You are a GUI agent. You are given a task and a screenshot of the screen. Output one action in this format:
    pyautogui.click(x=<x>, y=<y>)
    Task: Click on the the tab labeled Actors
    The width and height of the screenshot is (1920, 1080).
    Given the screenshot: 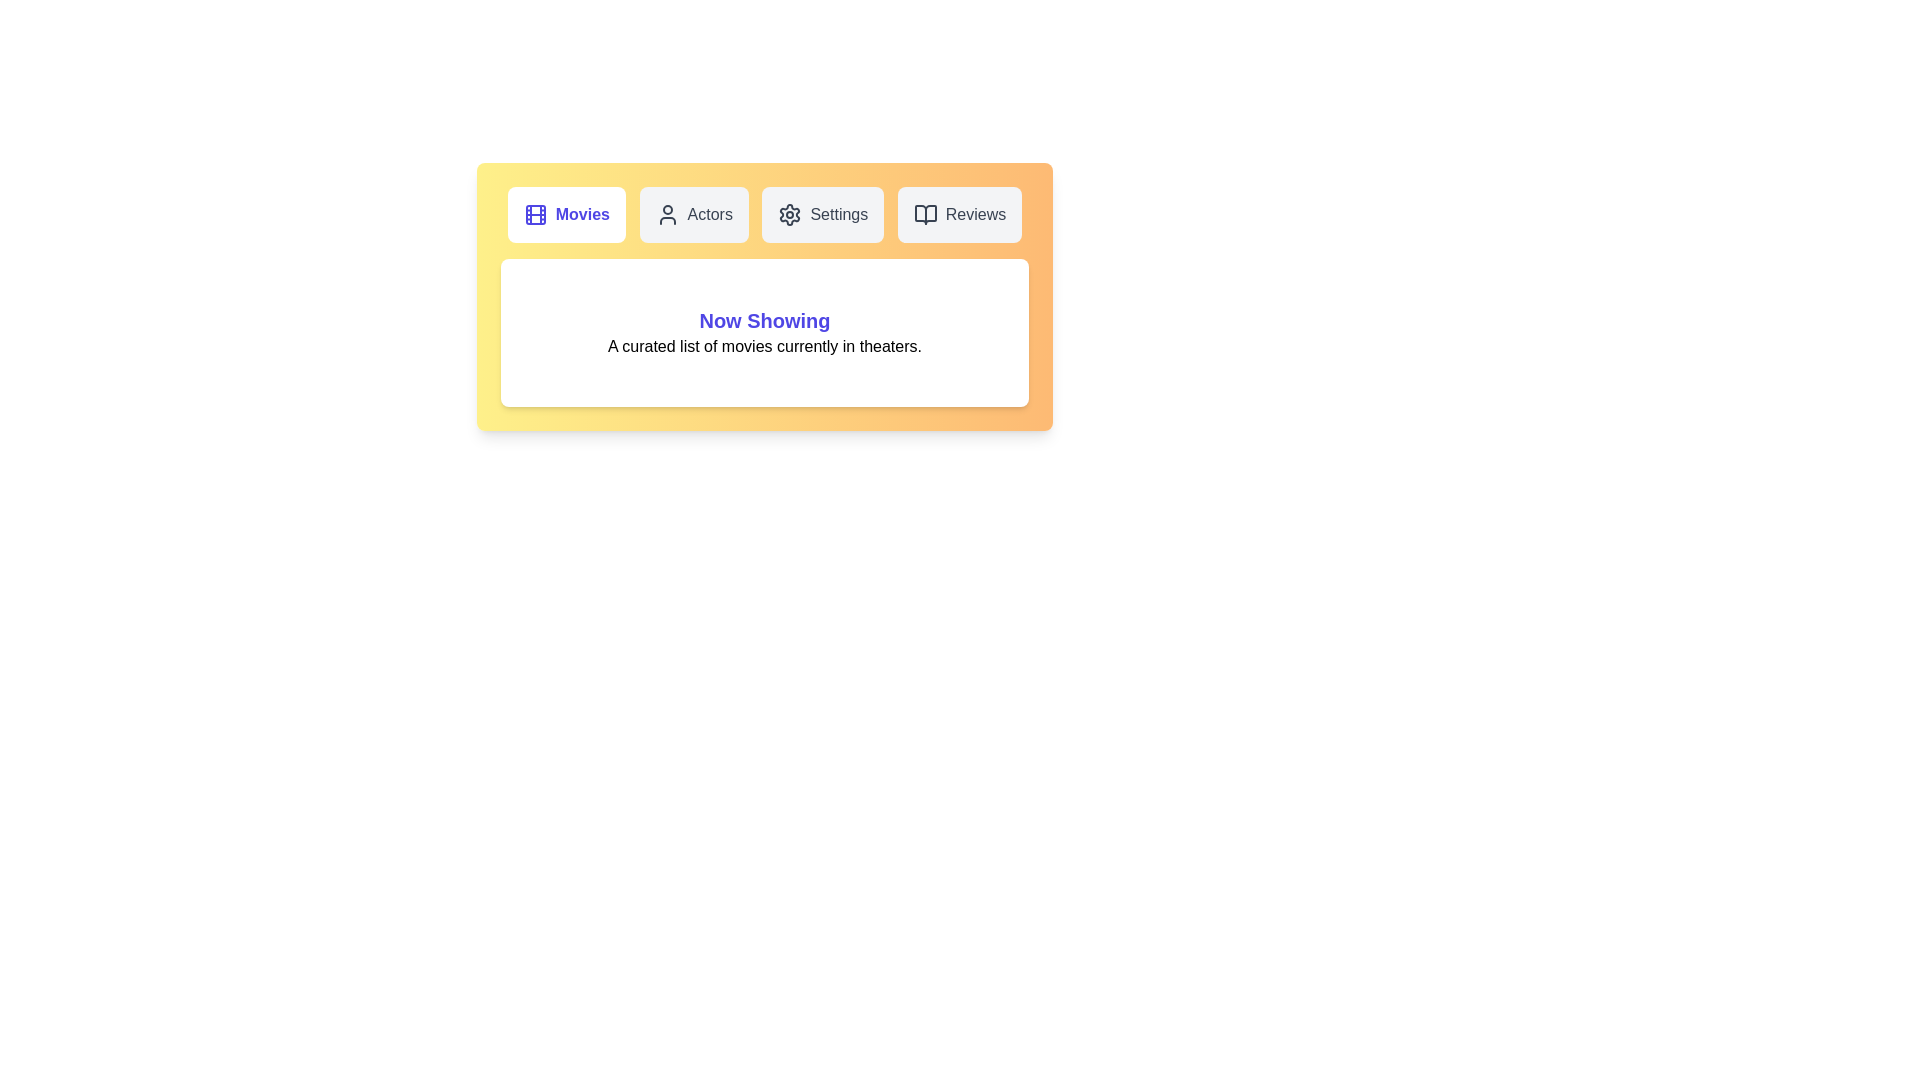 What is the action you would take?
    pyautogui.click(x=694, y=215)
    